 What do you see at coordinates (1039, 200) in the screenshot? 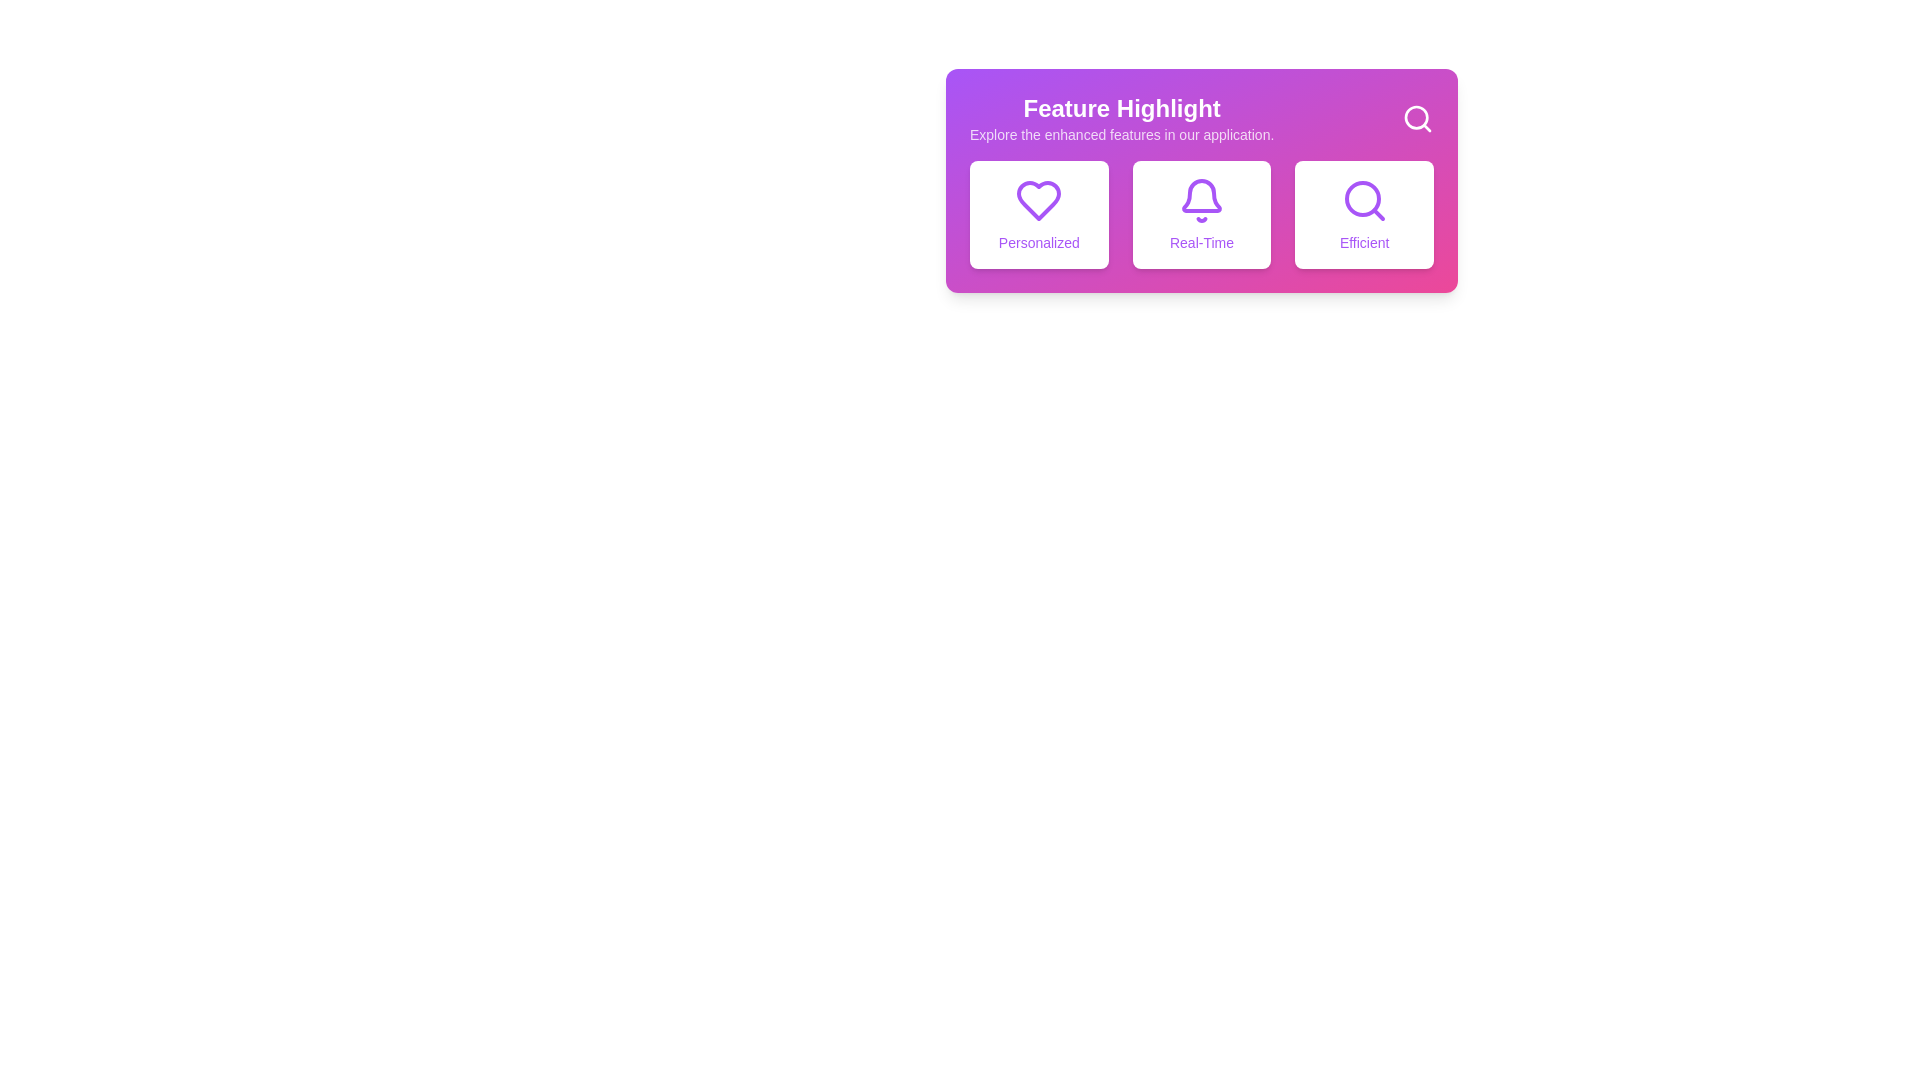
I see `the heart icon located in the first rectangular section under the 'Feature Highlight' title` at bounding box center [1039, 200].